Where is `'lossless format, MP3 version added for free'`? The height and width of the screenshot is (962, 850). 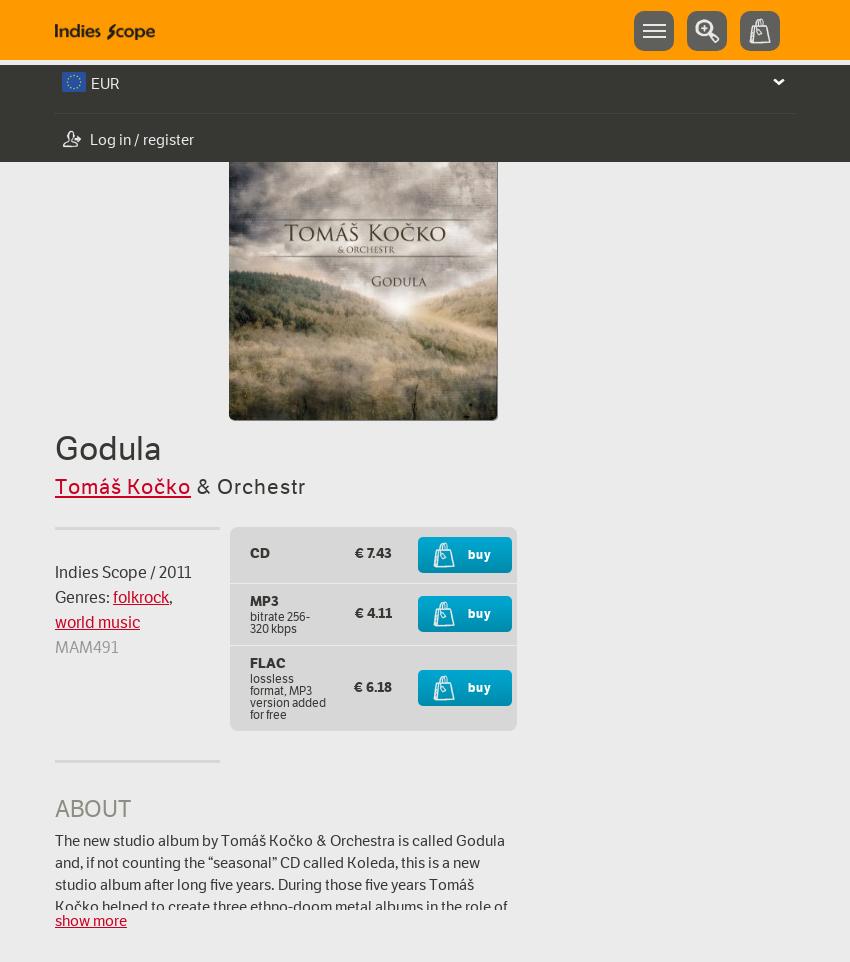 'lossless format, MP3 version added for free' is located at coordinates (248, 695).